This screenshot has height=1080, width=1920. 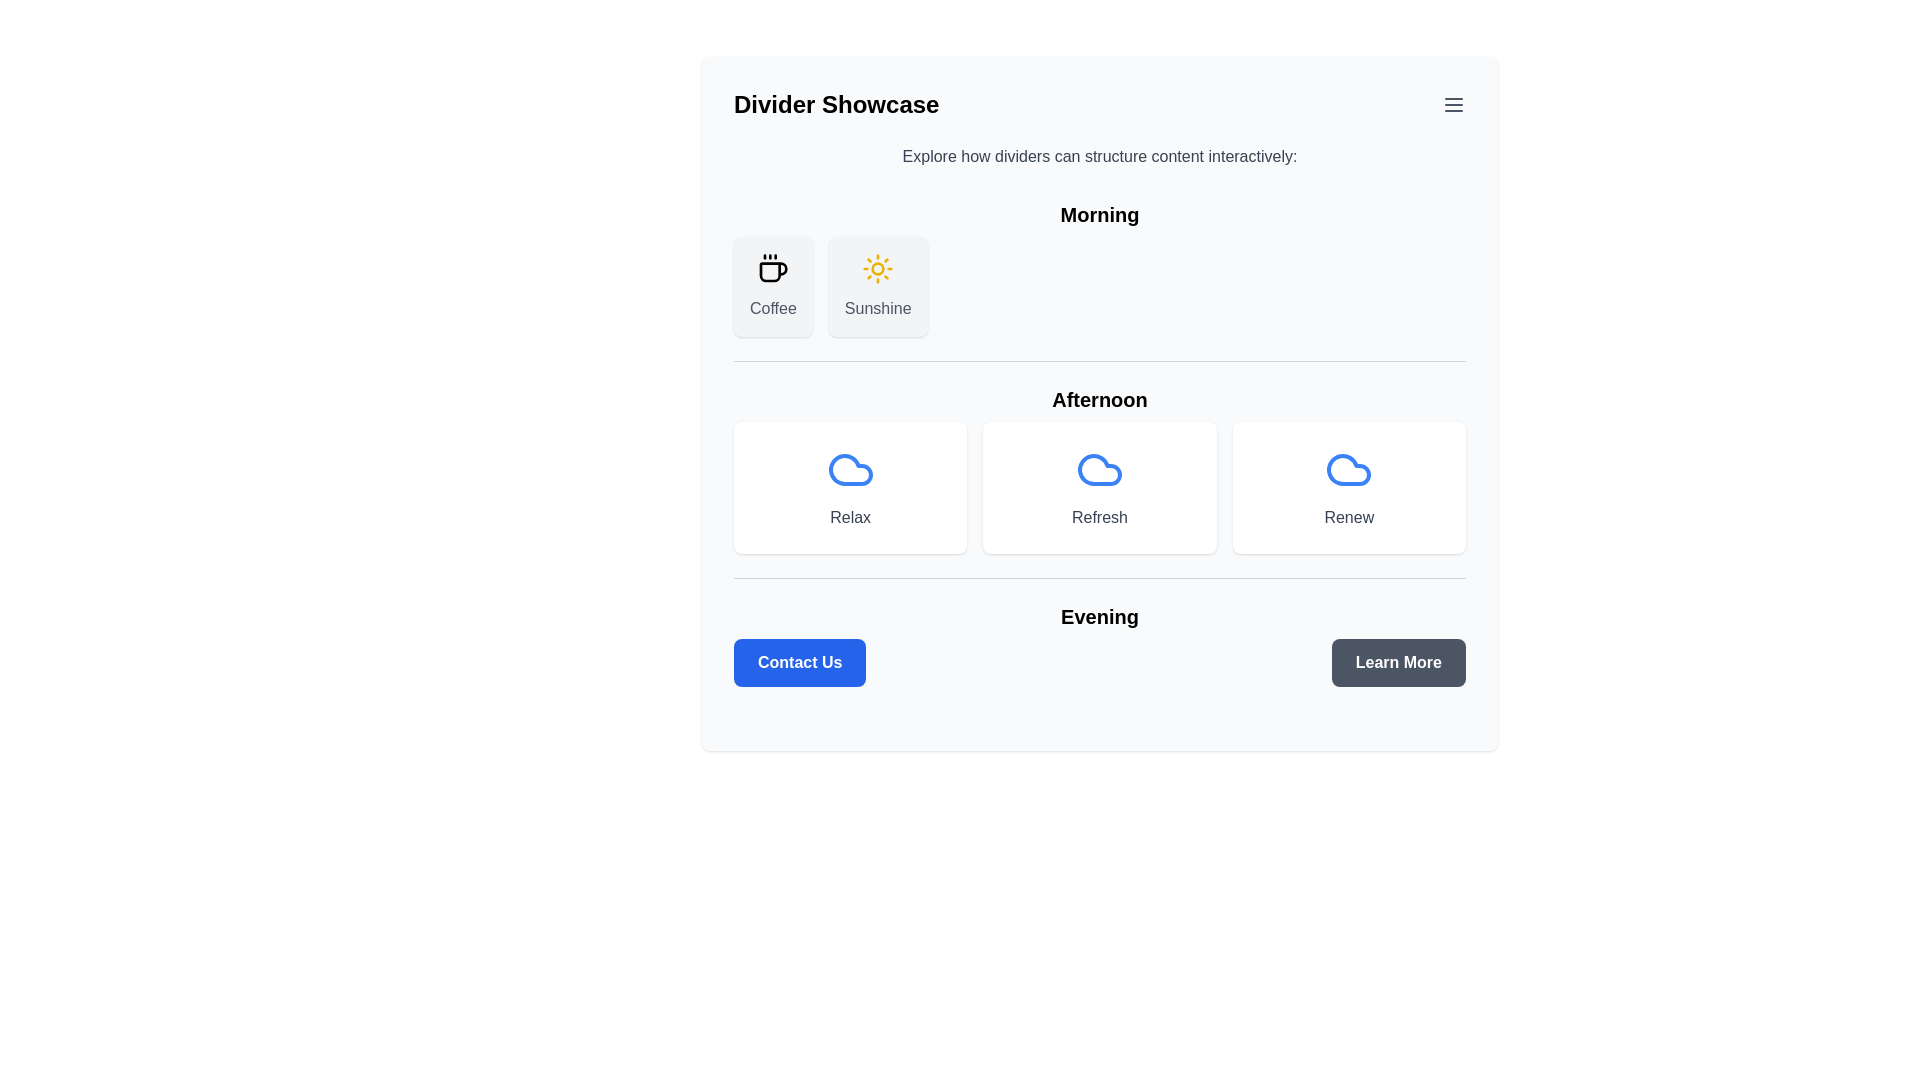 I want to click on the small circular shape of the sun icon located above the 'Sunshine' label in the 'Morning' section of the interface, so click(x=878, y=268).